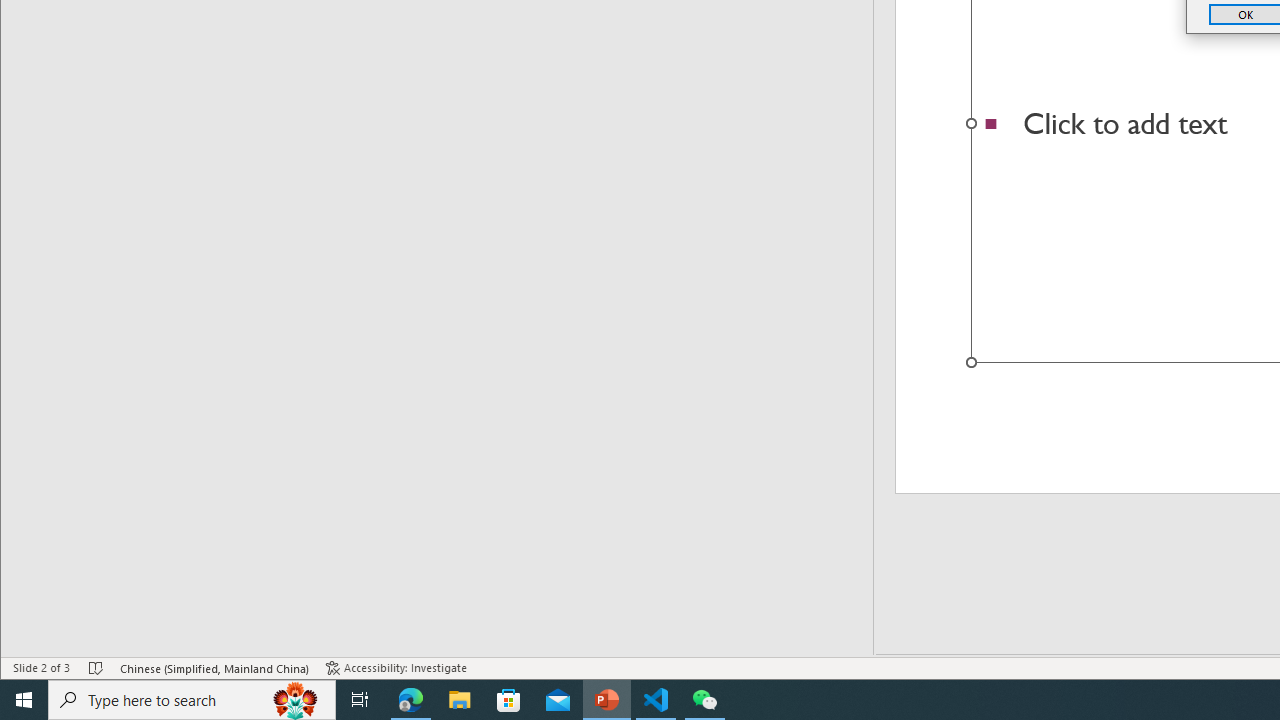  Describe the element at coordinates (705, 698) in the screenshot. I see `'WeChat - 1 running window'` at that location.